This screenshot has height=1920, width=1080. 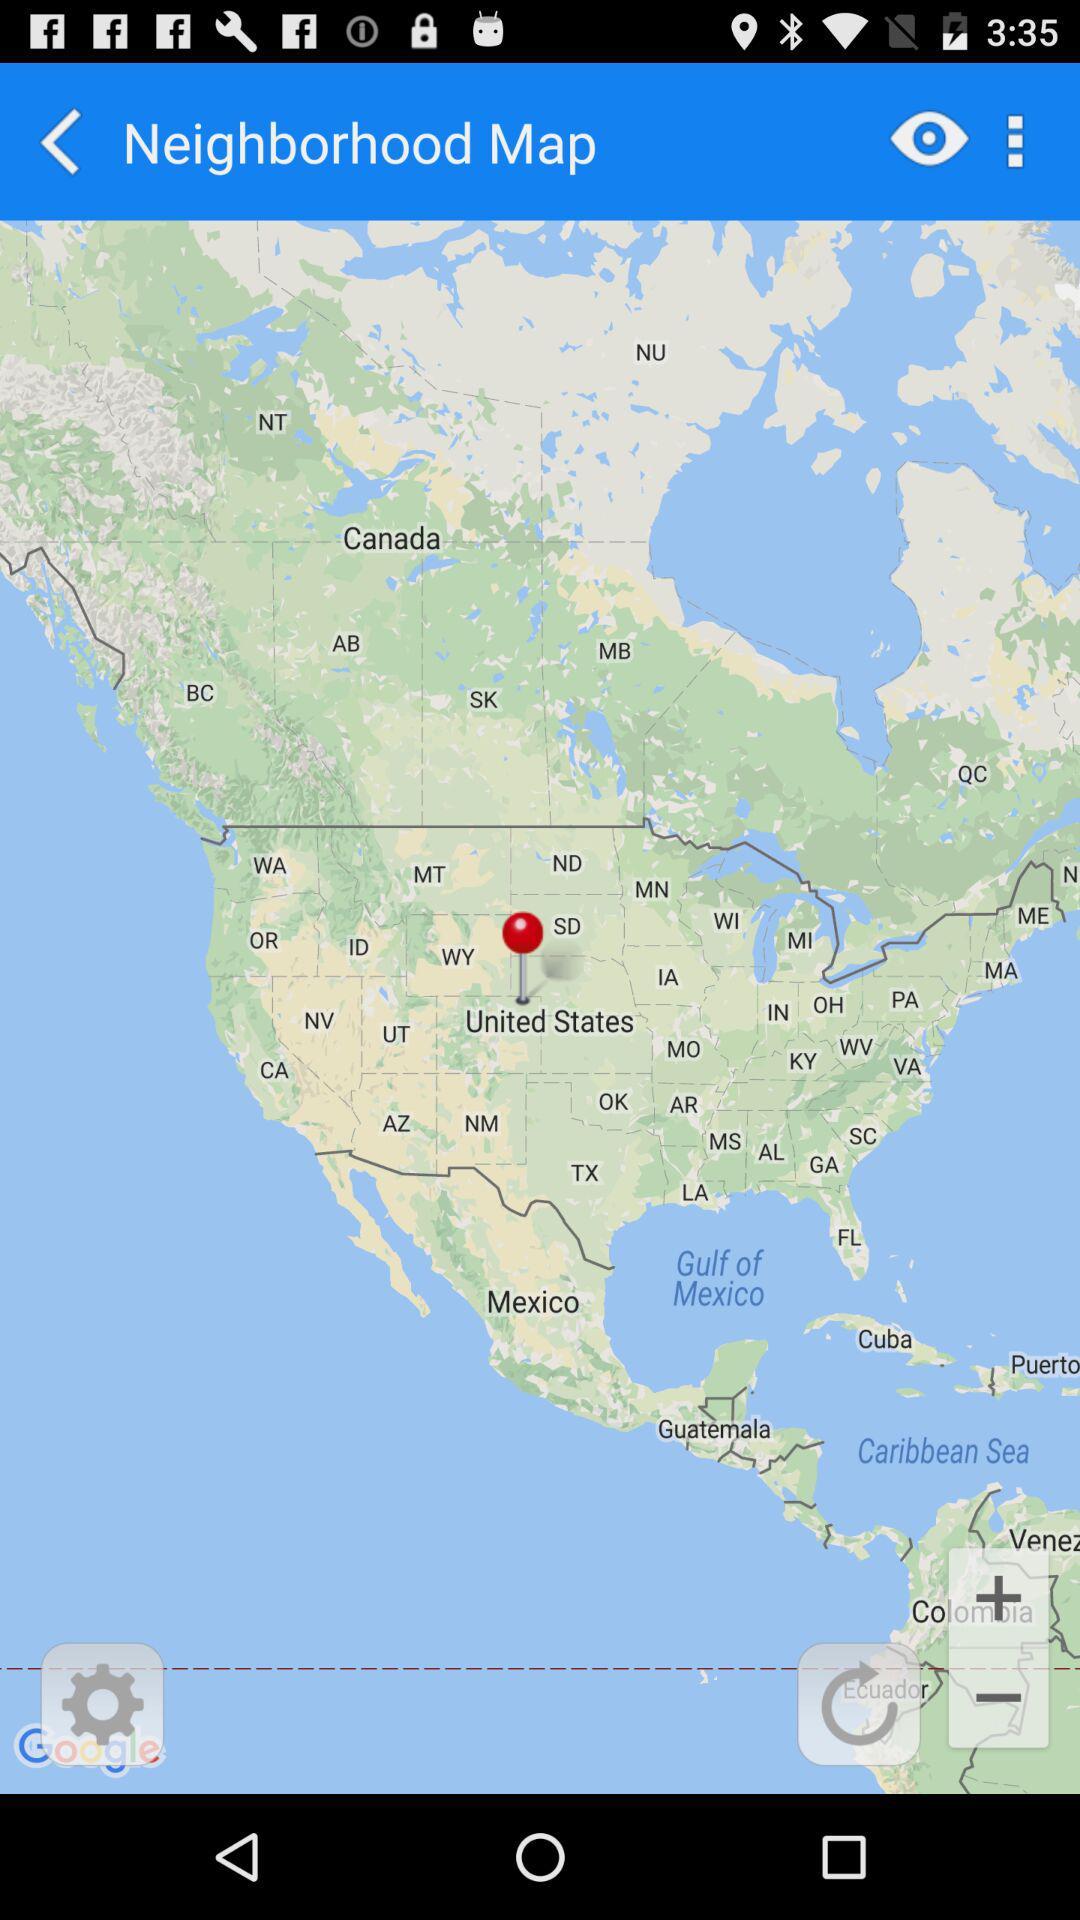 I want to click on refresh map, so click(x=858, y=1703).